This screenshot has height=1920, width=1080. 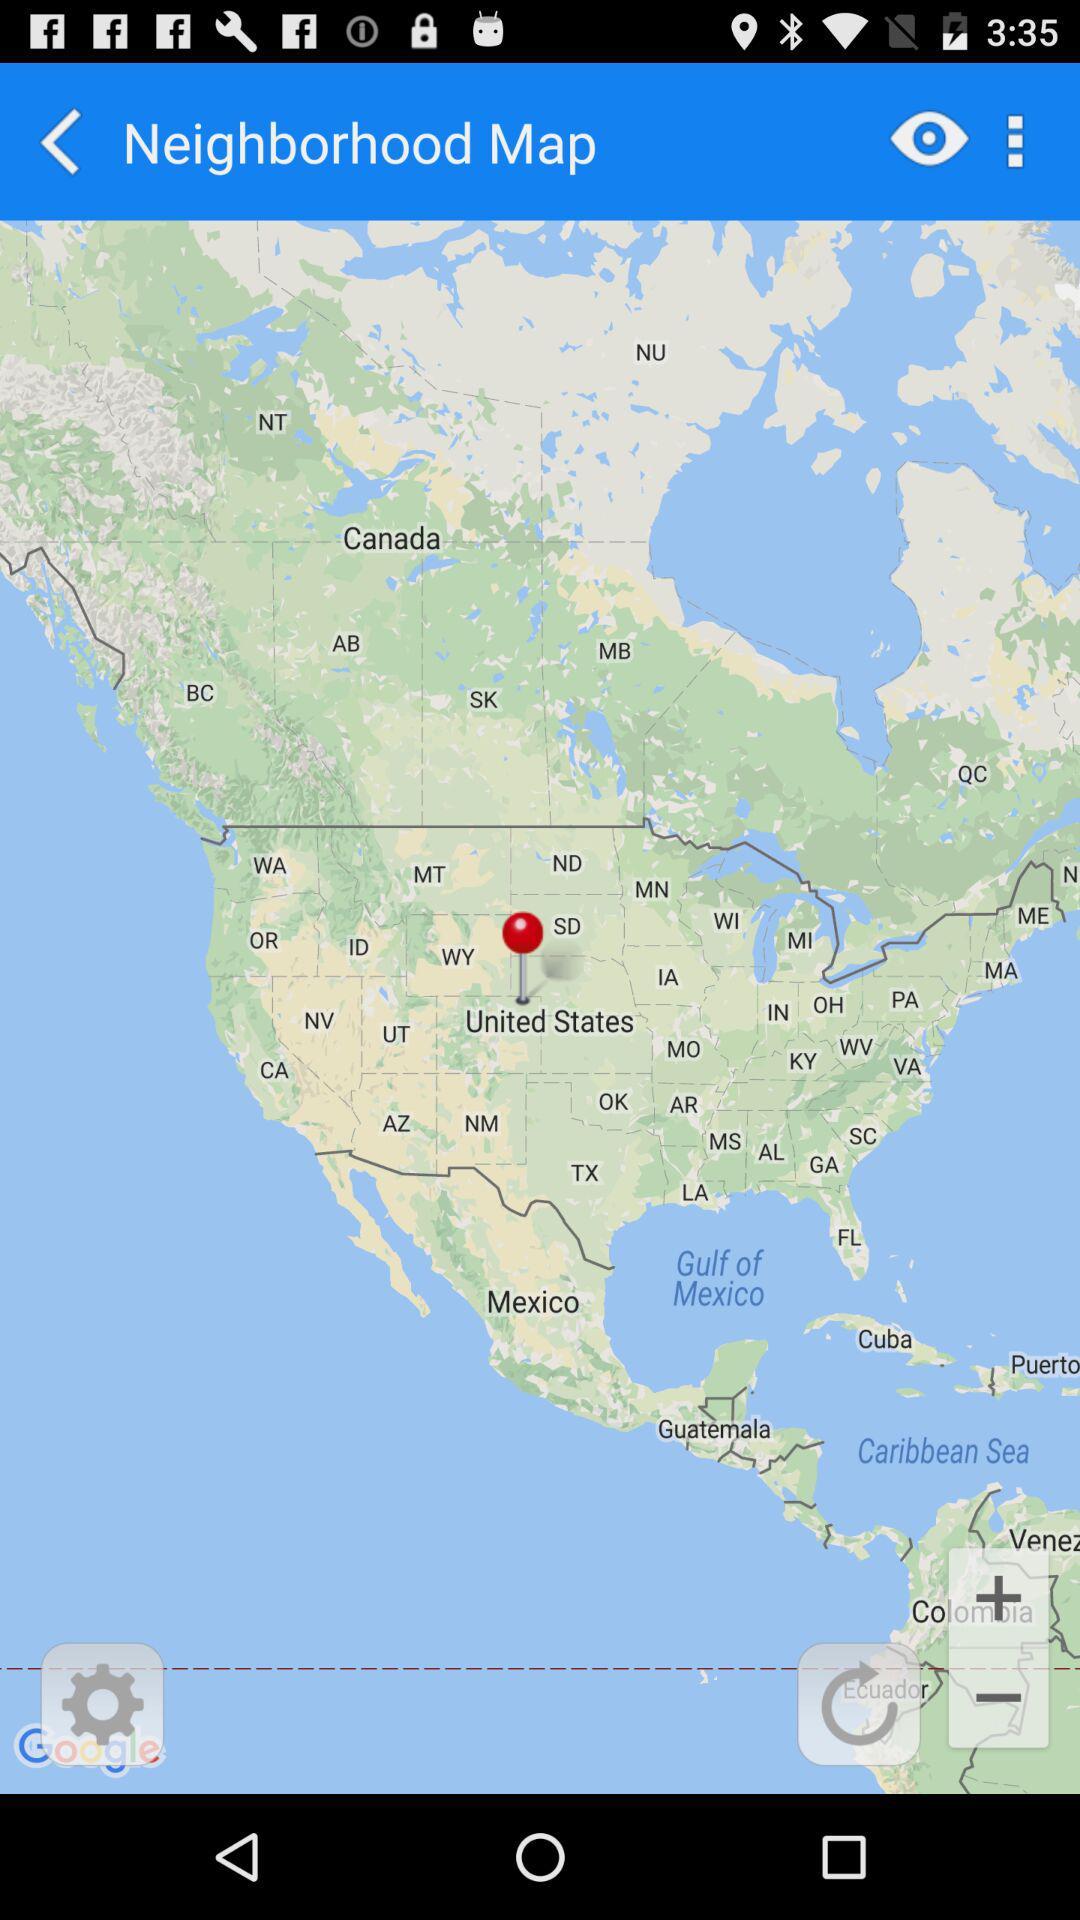 I want to click on refresh map, so click(x=858, y=1703).